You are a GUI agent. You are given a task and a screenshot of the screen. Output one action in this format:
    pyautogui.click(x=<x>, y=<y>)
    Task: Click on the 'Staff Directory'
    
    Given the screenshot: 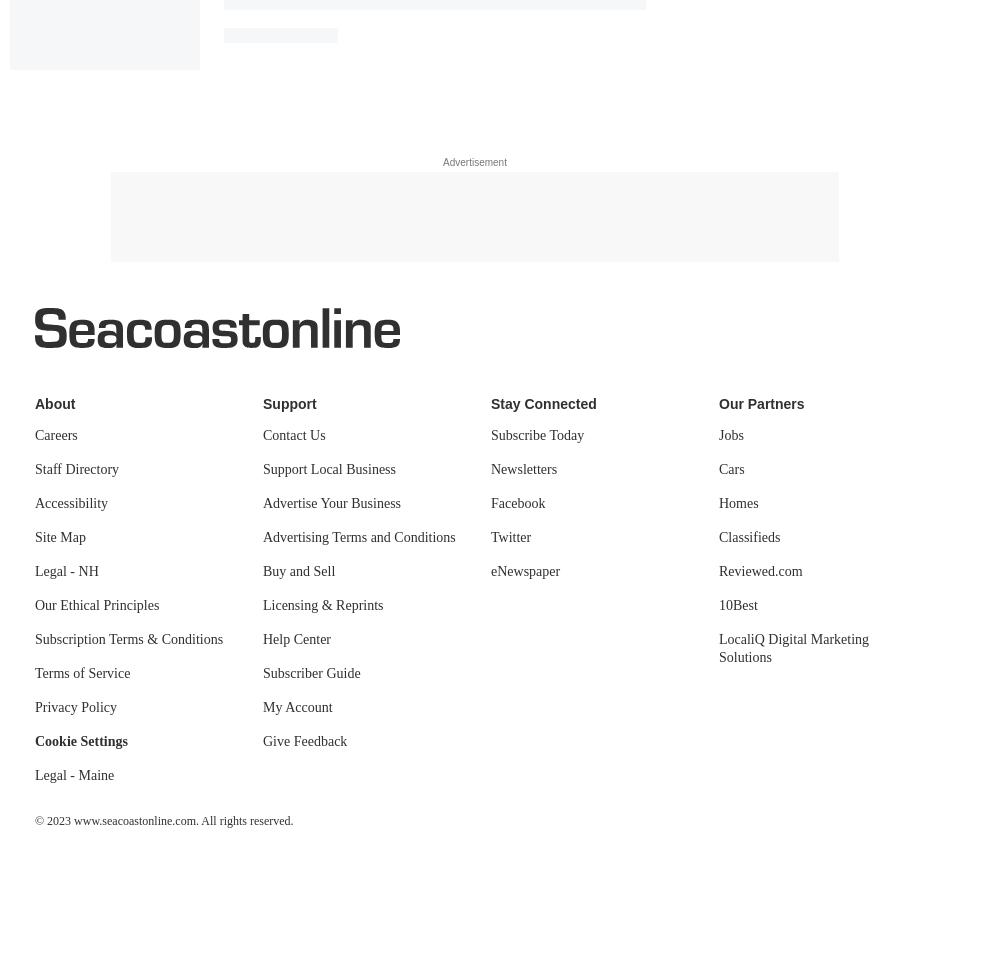 What is the action you would take?
    pyautogui.click(x=76, y=469)
    